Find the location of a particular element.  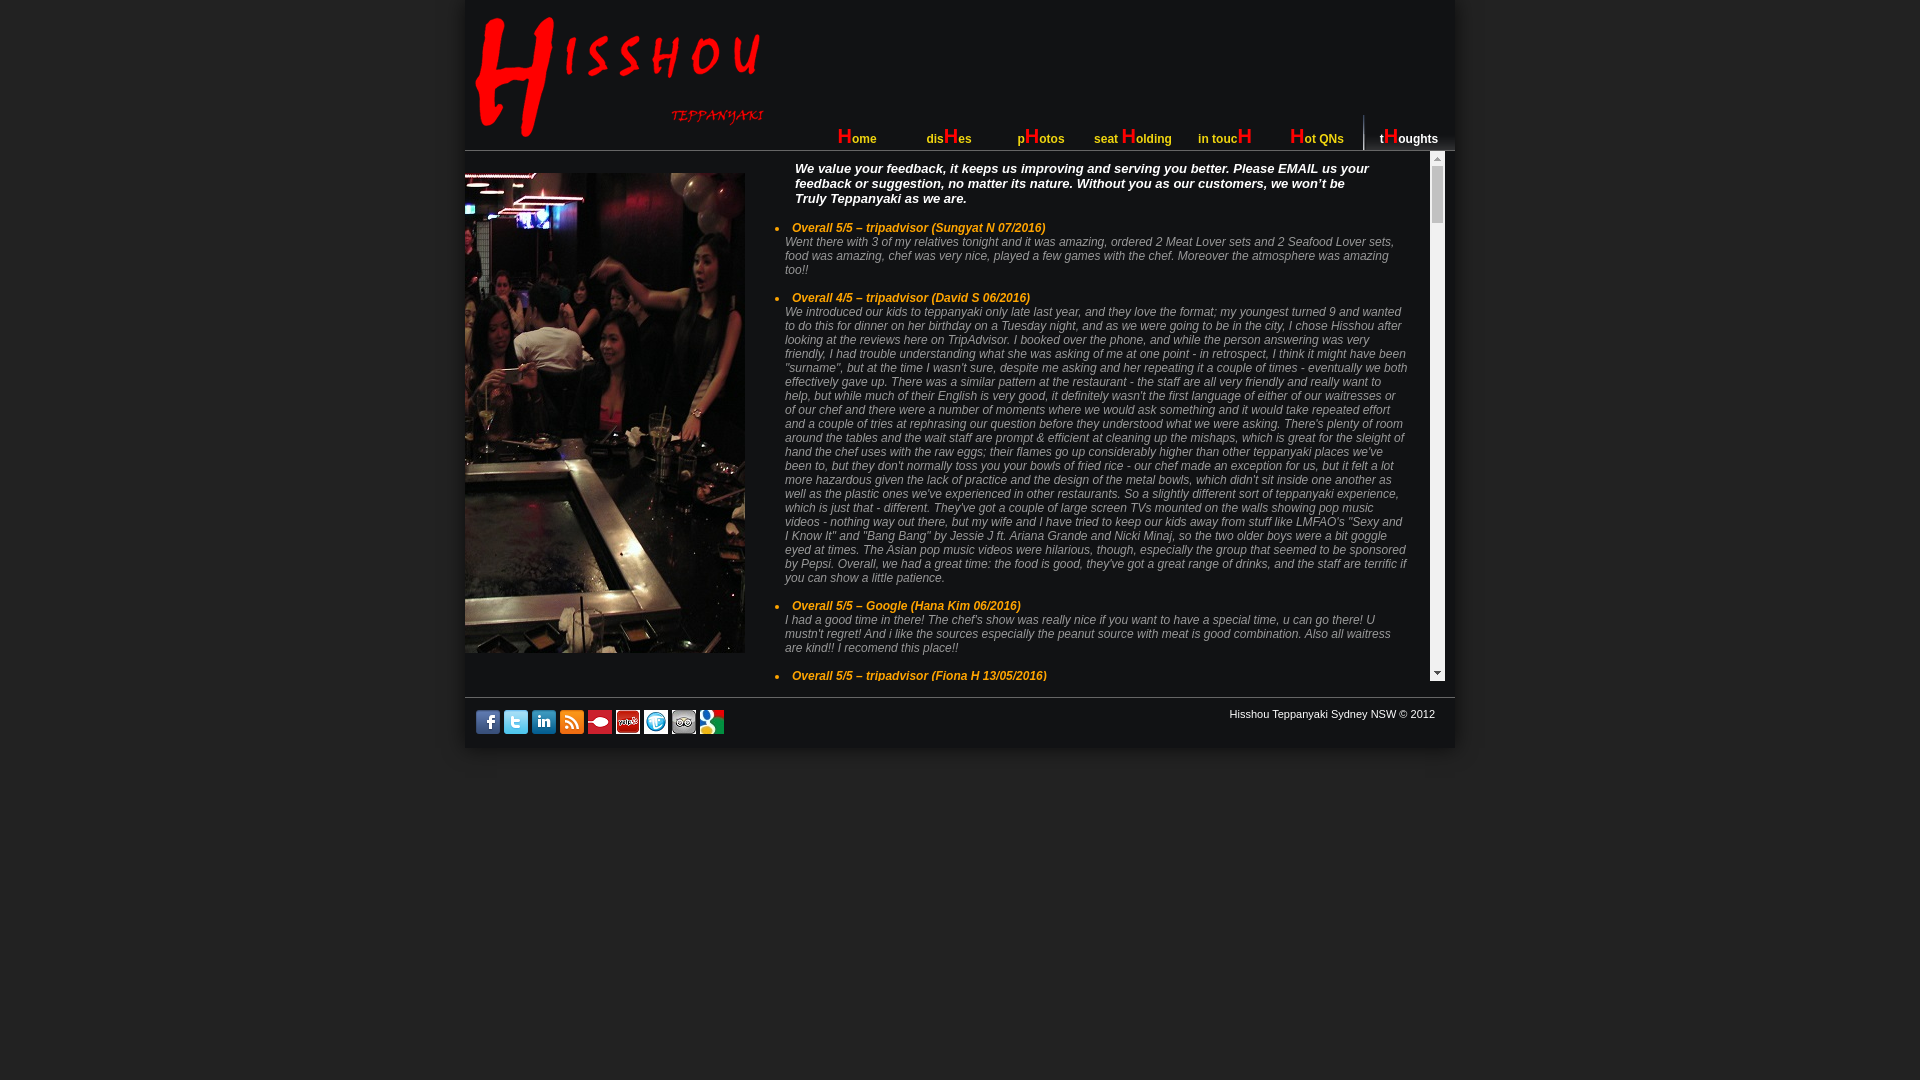

'Hot QNs' is located at coordinates (1316, 131).